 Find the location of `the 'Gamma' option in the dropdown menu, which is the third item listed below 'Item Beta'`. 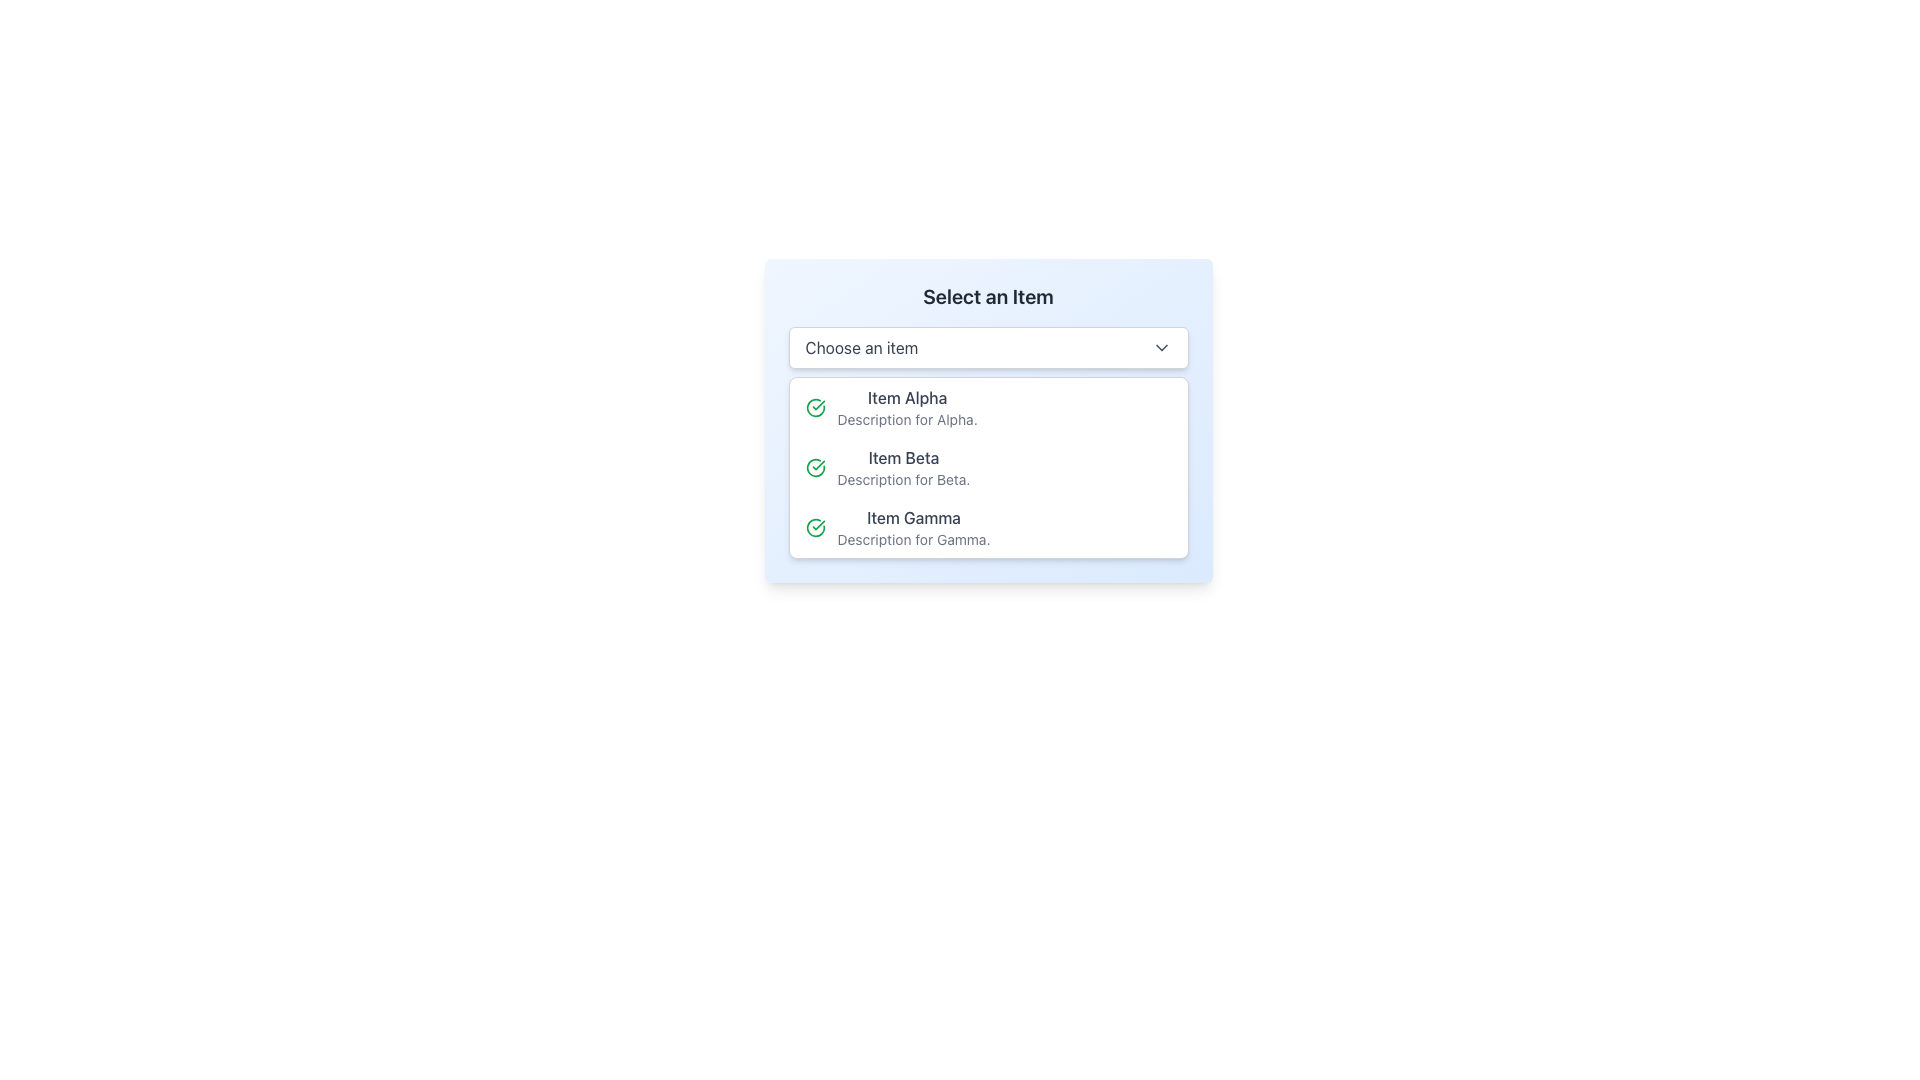

the 'Gamma' option in the dropdown menu, which is the third item listed below 'Item Beta' is located at coordinates (912, 527).